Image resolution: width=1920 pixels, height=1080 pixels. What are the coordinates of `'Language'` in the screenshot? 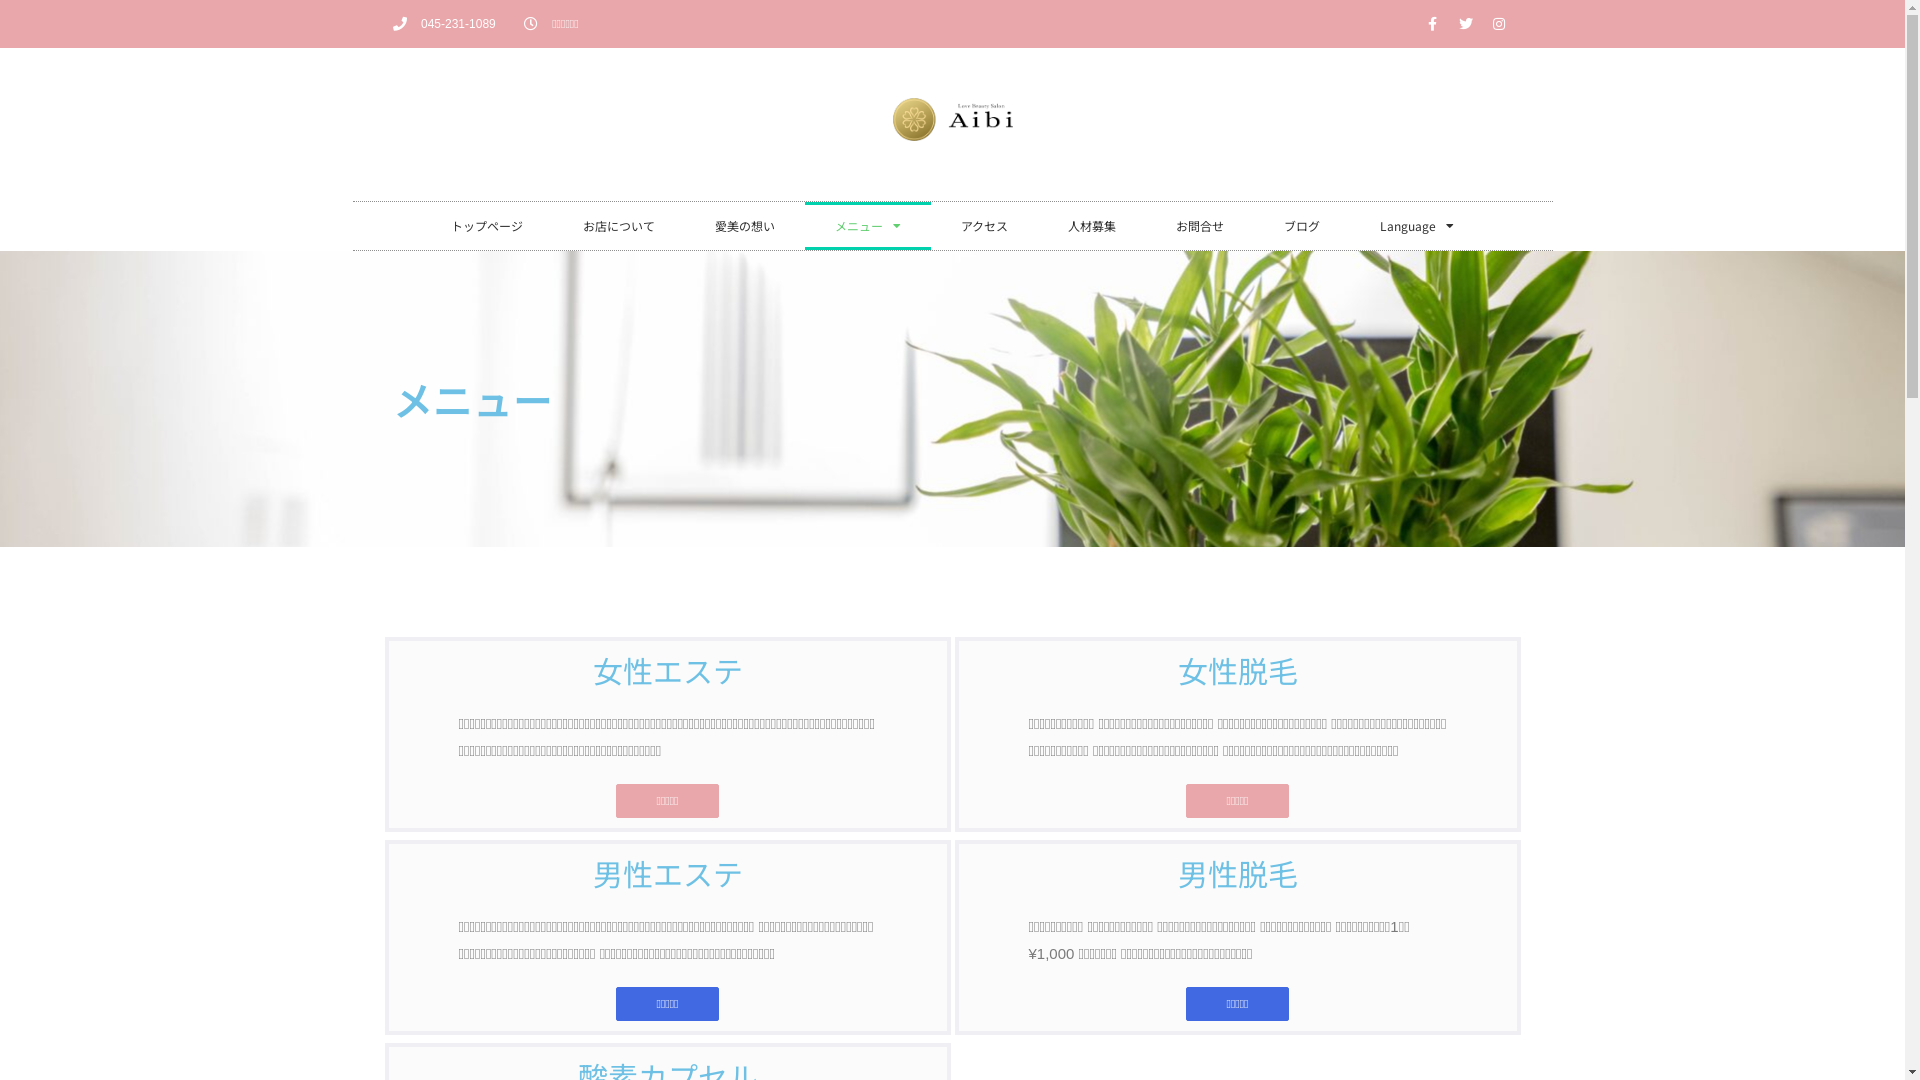 It's located at (1415, 225).